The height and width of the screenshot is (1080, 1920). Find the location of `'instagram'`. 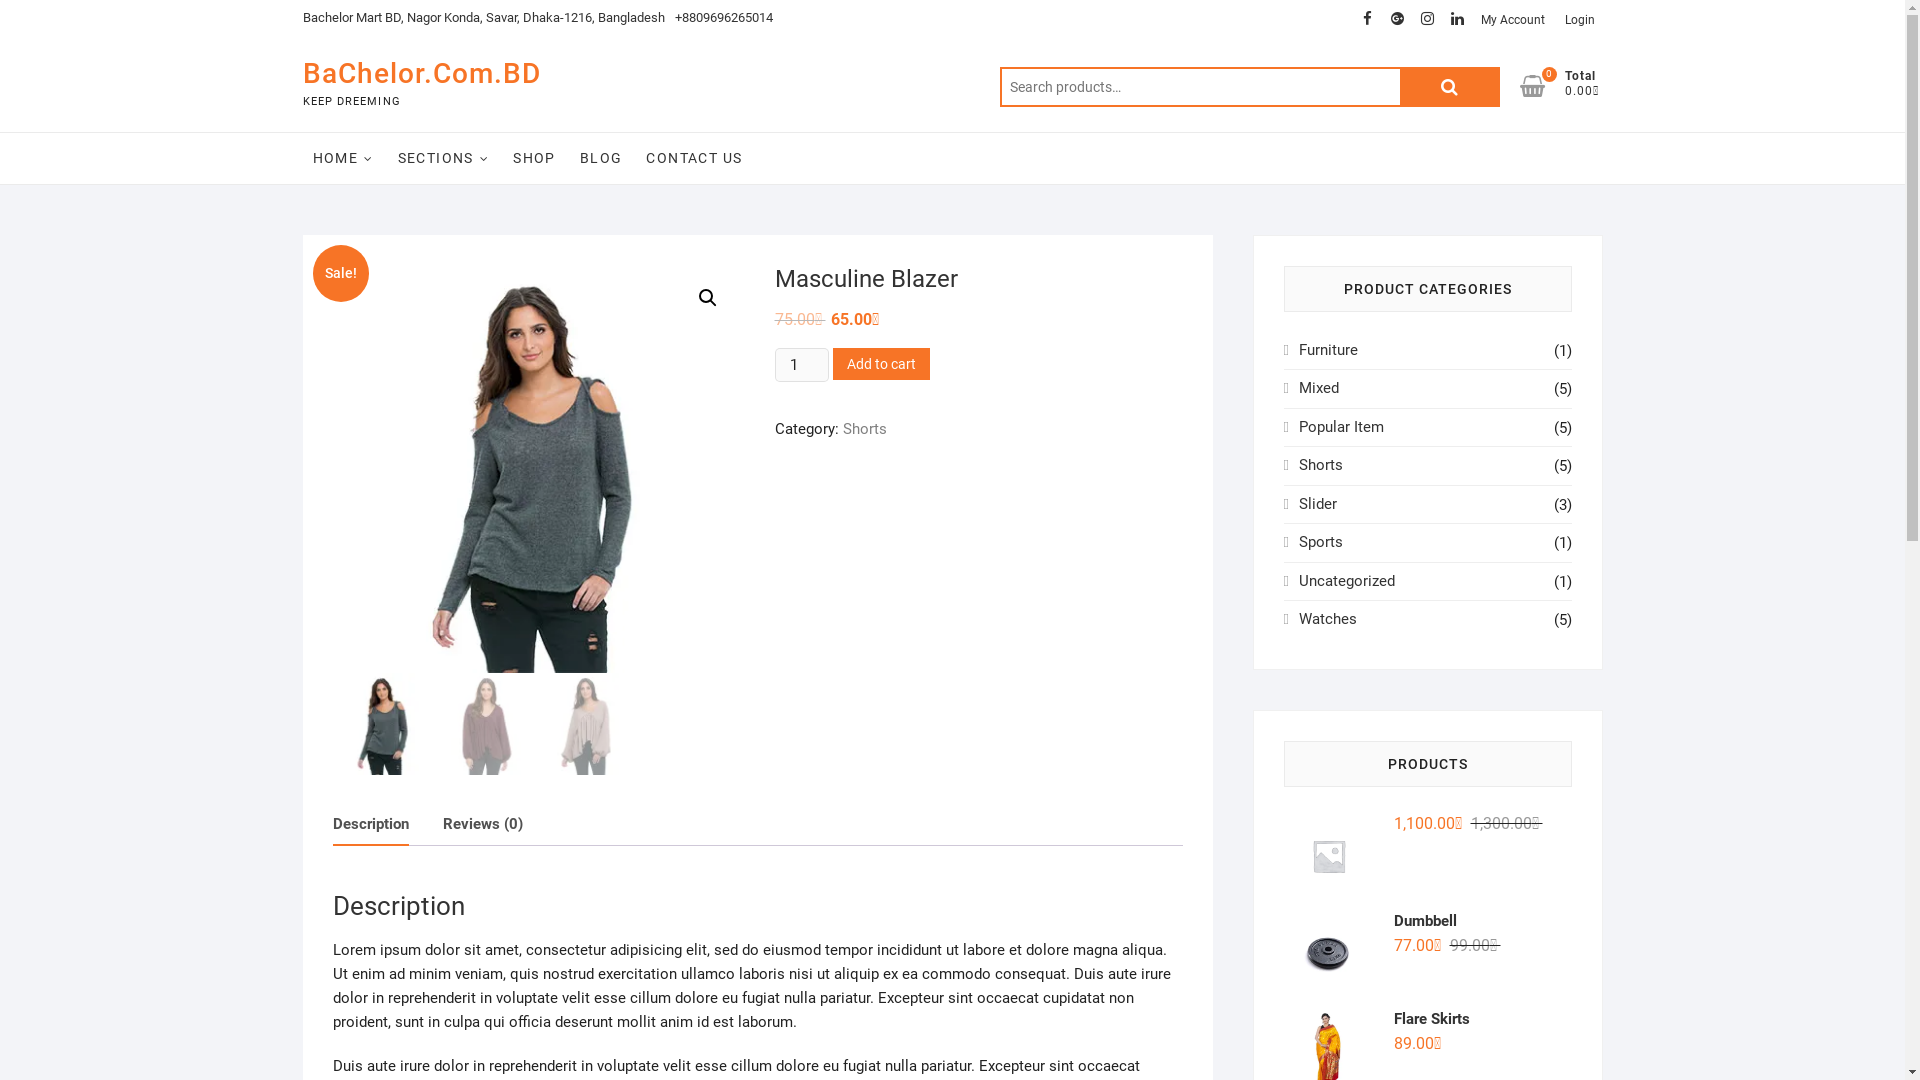

'instagram' is located at coordinates (1425, 19).